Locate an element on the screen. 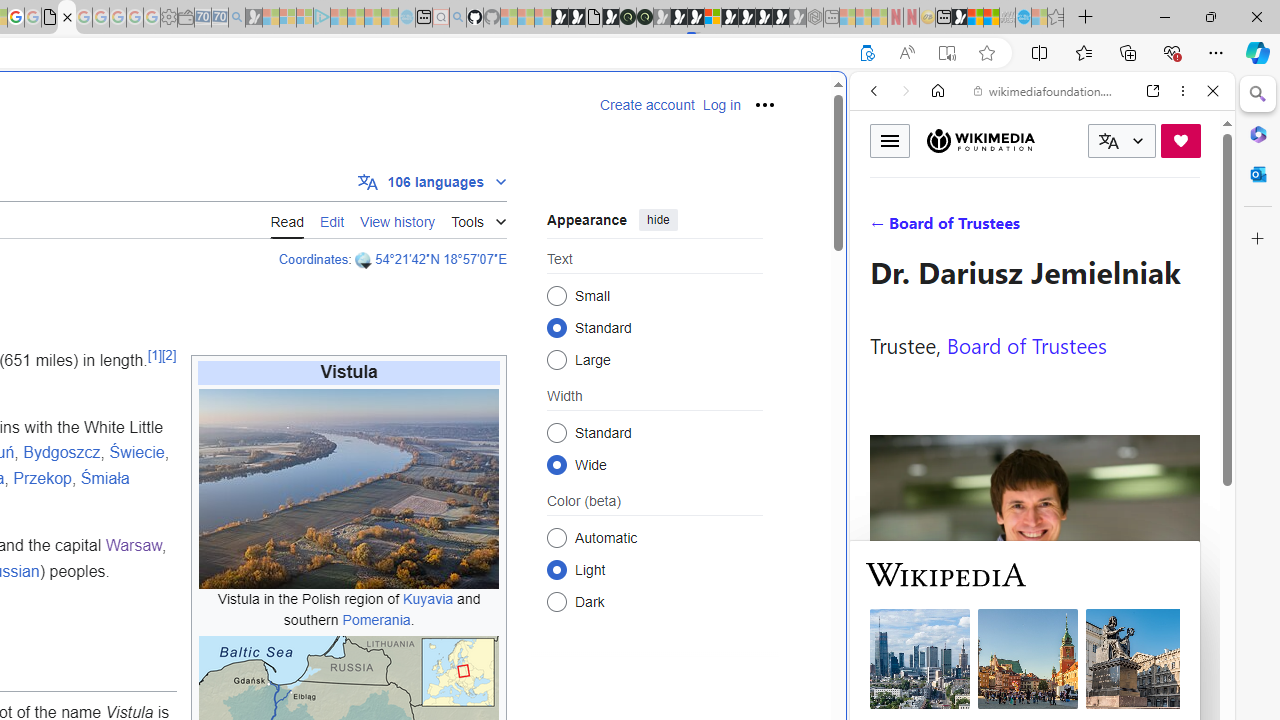 The height and width of the screenshot is (720, 1280). 'Microsoft Start Gaming - Sleeping' is located at coordinates (253, 17).